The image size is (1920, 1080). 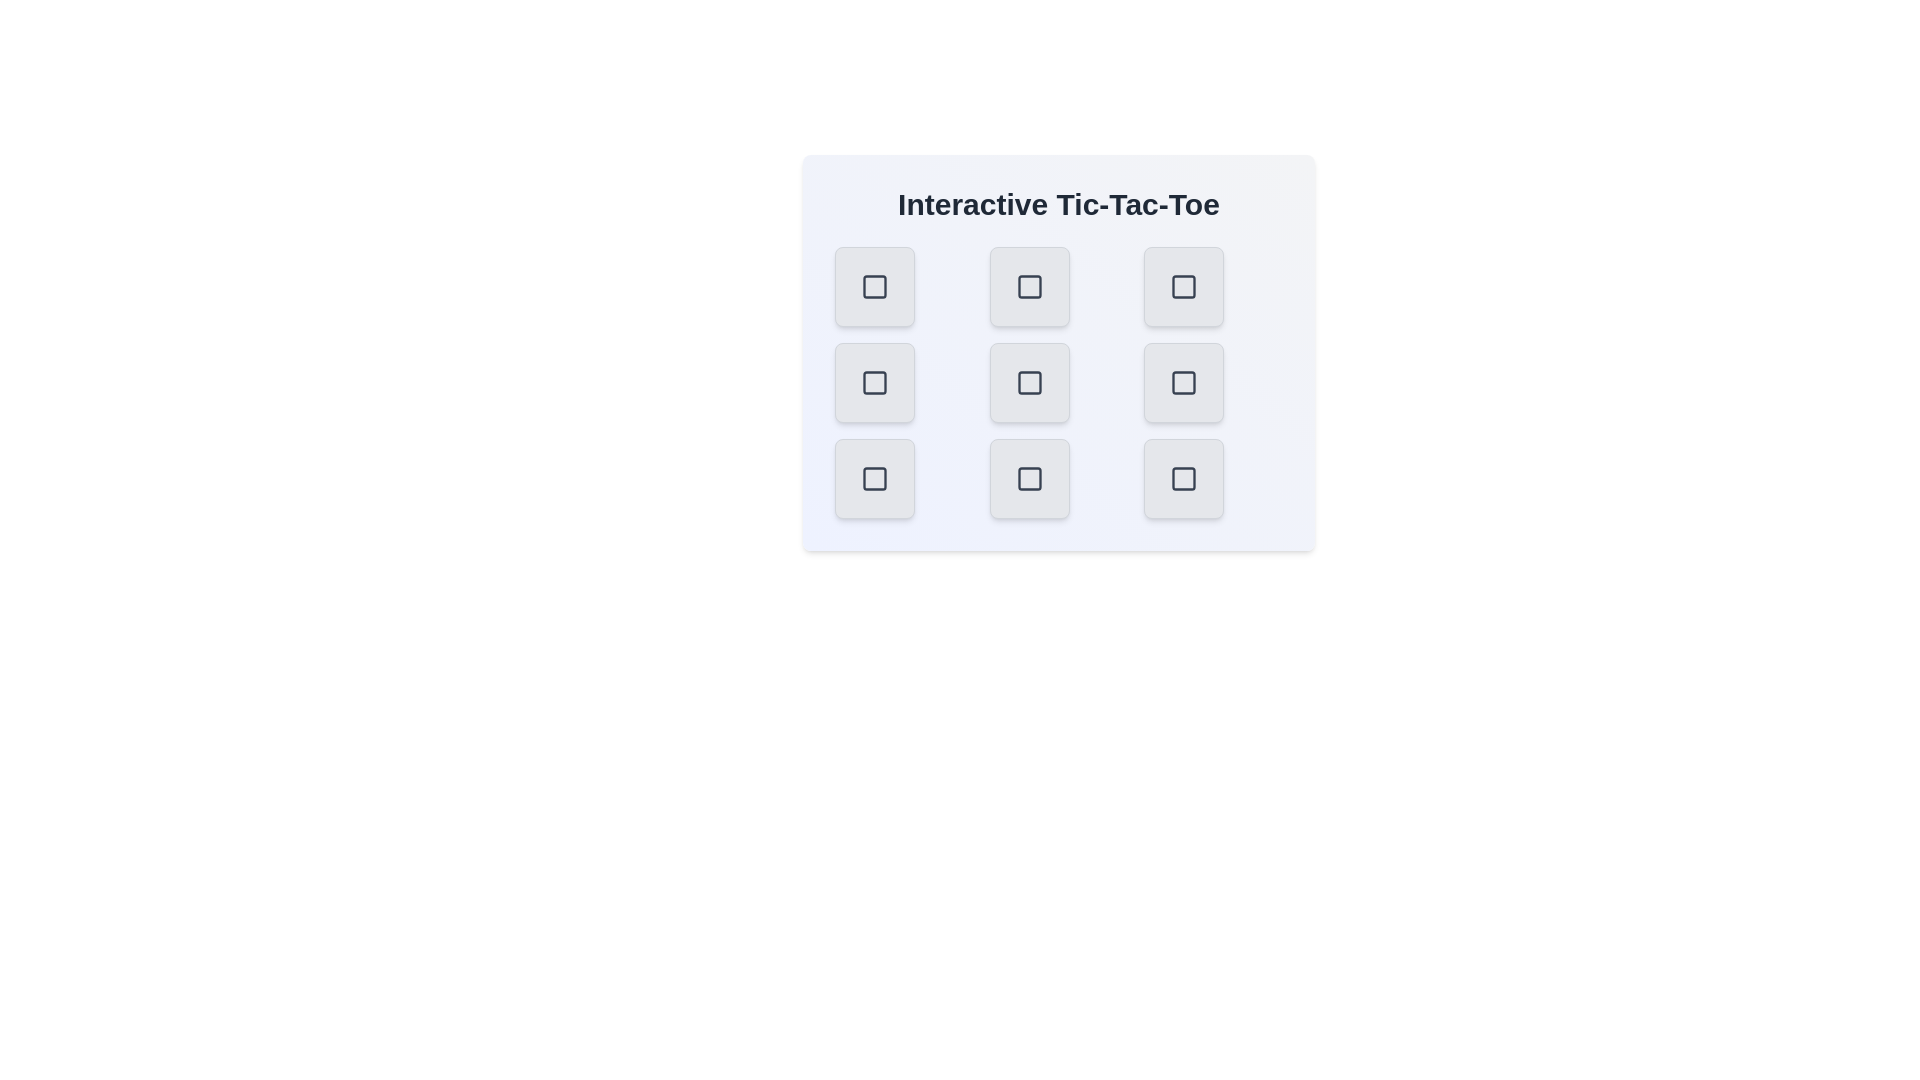 What do you see at coordinates (874, 382) in the screenshot?
I see `the button at middle-left` at bounding box center [874, 382].